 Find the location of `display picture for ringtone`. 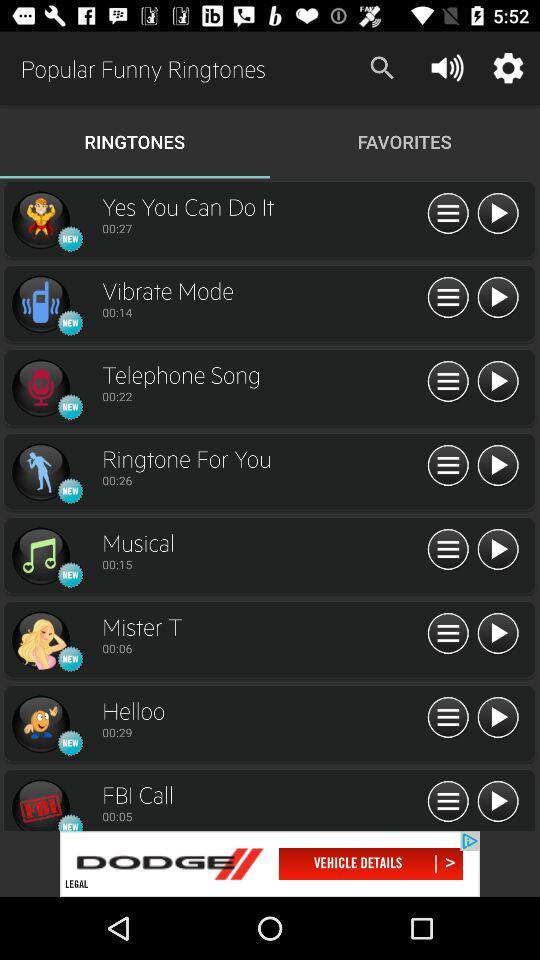

display picture for ringtone is located at coordinates (40, 387).